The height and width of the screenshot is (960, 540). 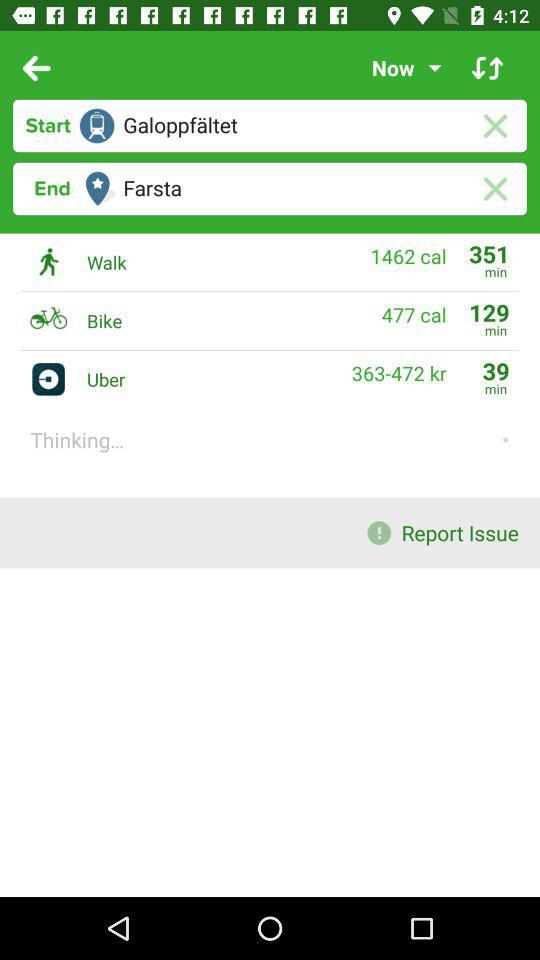 I want to click on the item next to the now item, so click(x=486, y=68).